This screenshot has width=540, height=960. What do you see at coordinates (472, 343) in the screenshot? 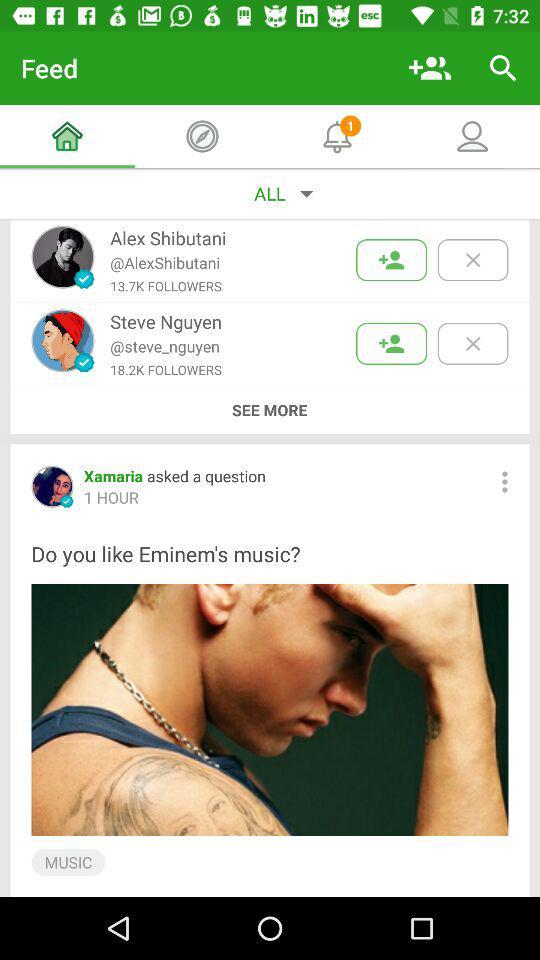
I see `deny friend request` at bounding box center [472, 343].